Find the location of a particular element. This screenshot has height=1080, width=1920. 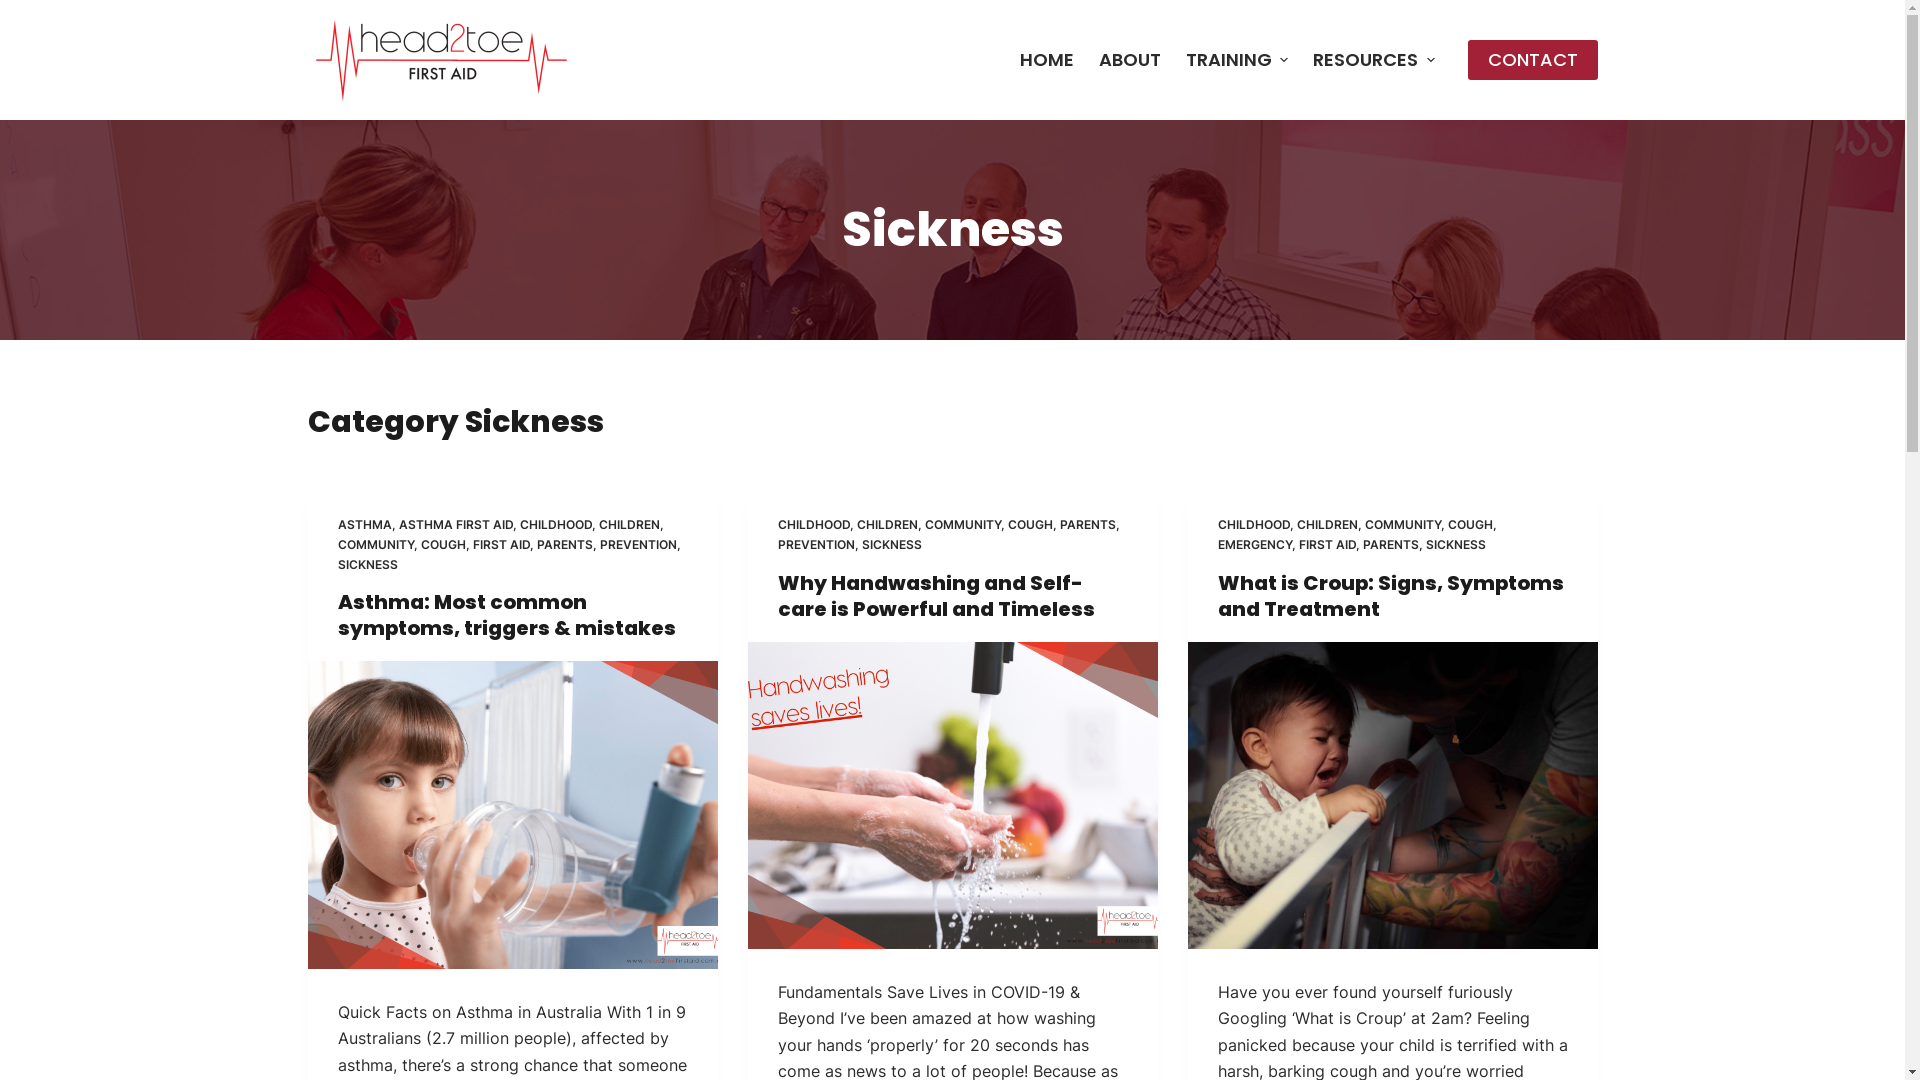

'TRAINING' is located at coordinates (1172, 59).